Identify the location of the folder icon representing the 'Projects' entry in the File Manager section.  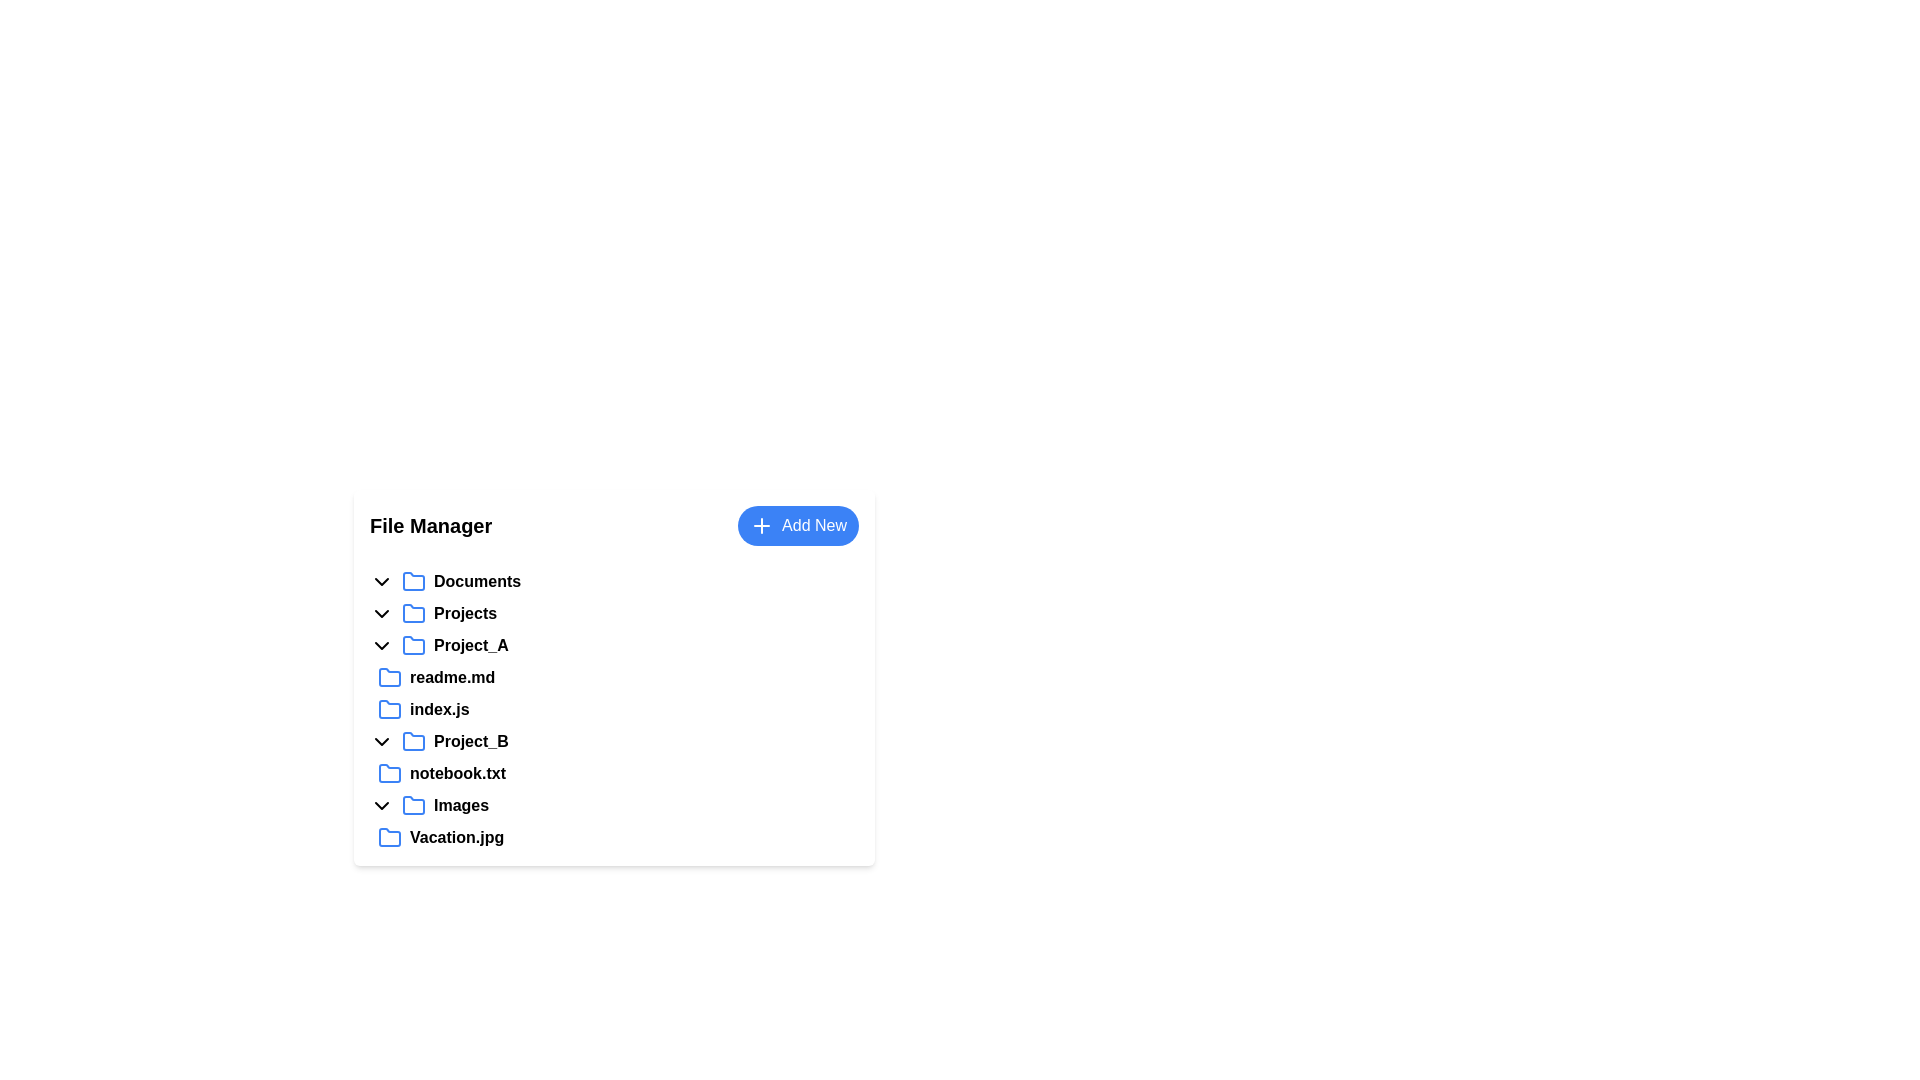
(412, 612).